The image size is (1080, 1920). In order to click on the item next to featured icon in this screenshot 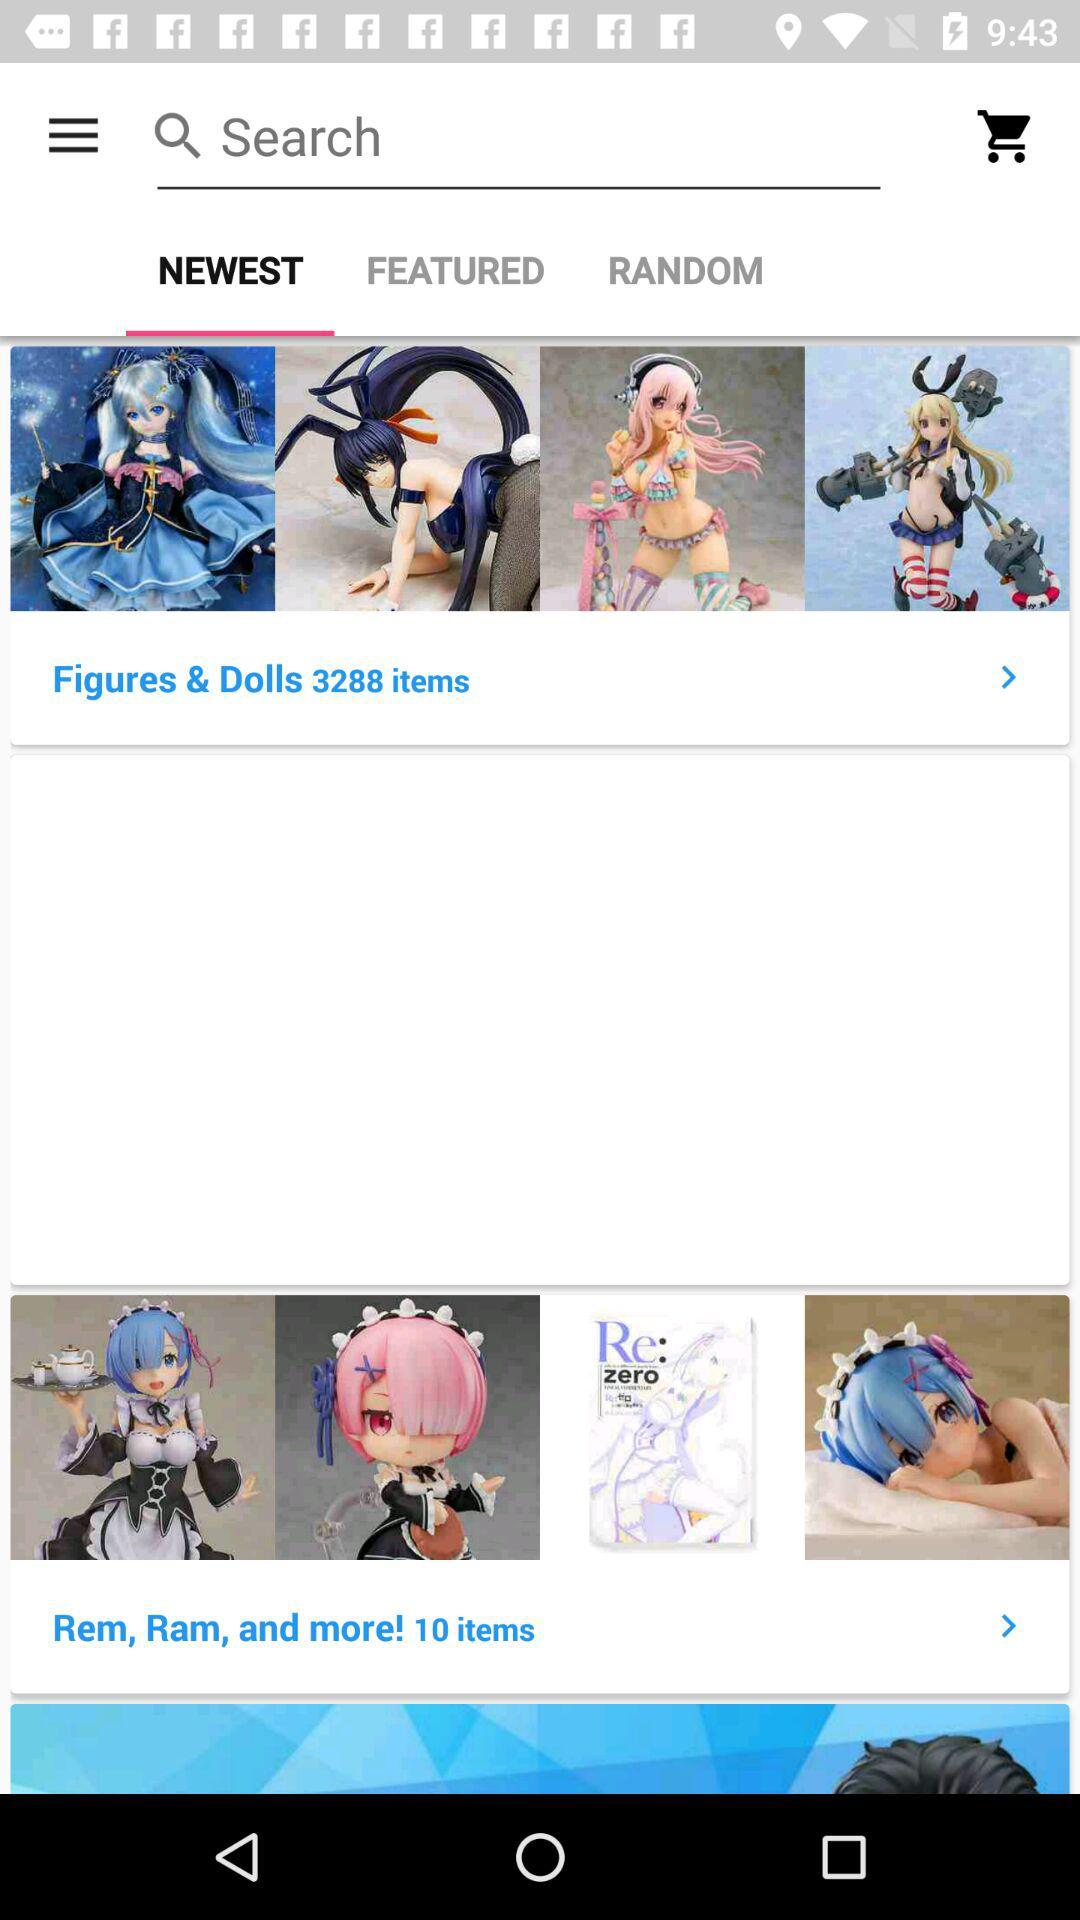, I will do `click(229, 269)`.